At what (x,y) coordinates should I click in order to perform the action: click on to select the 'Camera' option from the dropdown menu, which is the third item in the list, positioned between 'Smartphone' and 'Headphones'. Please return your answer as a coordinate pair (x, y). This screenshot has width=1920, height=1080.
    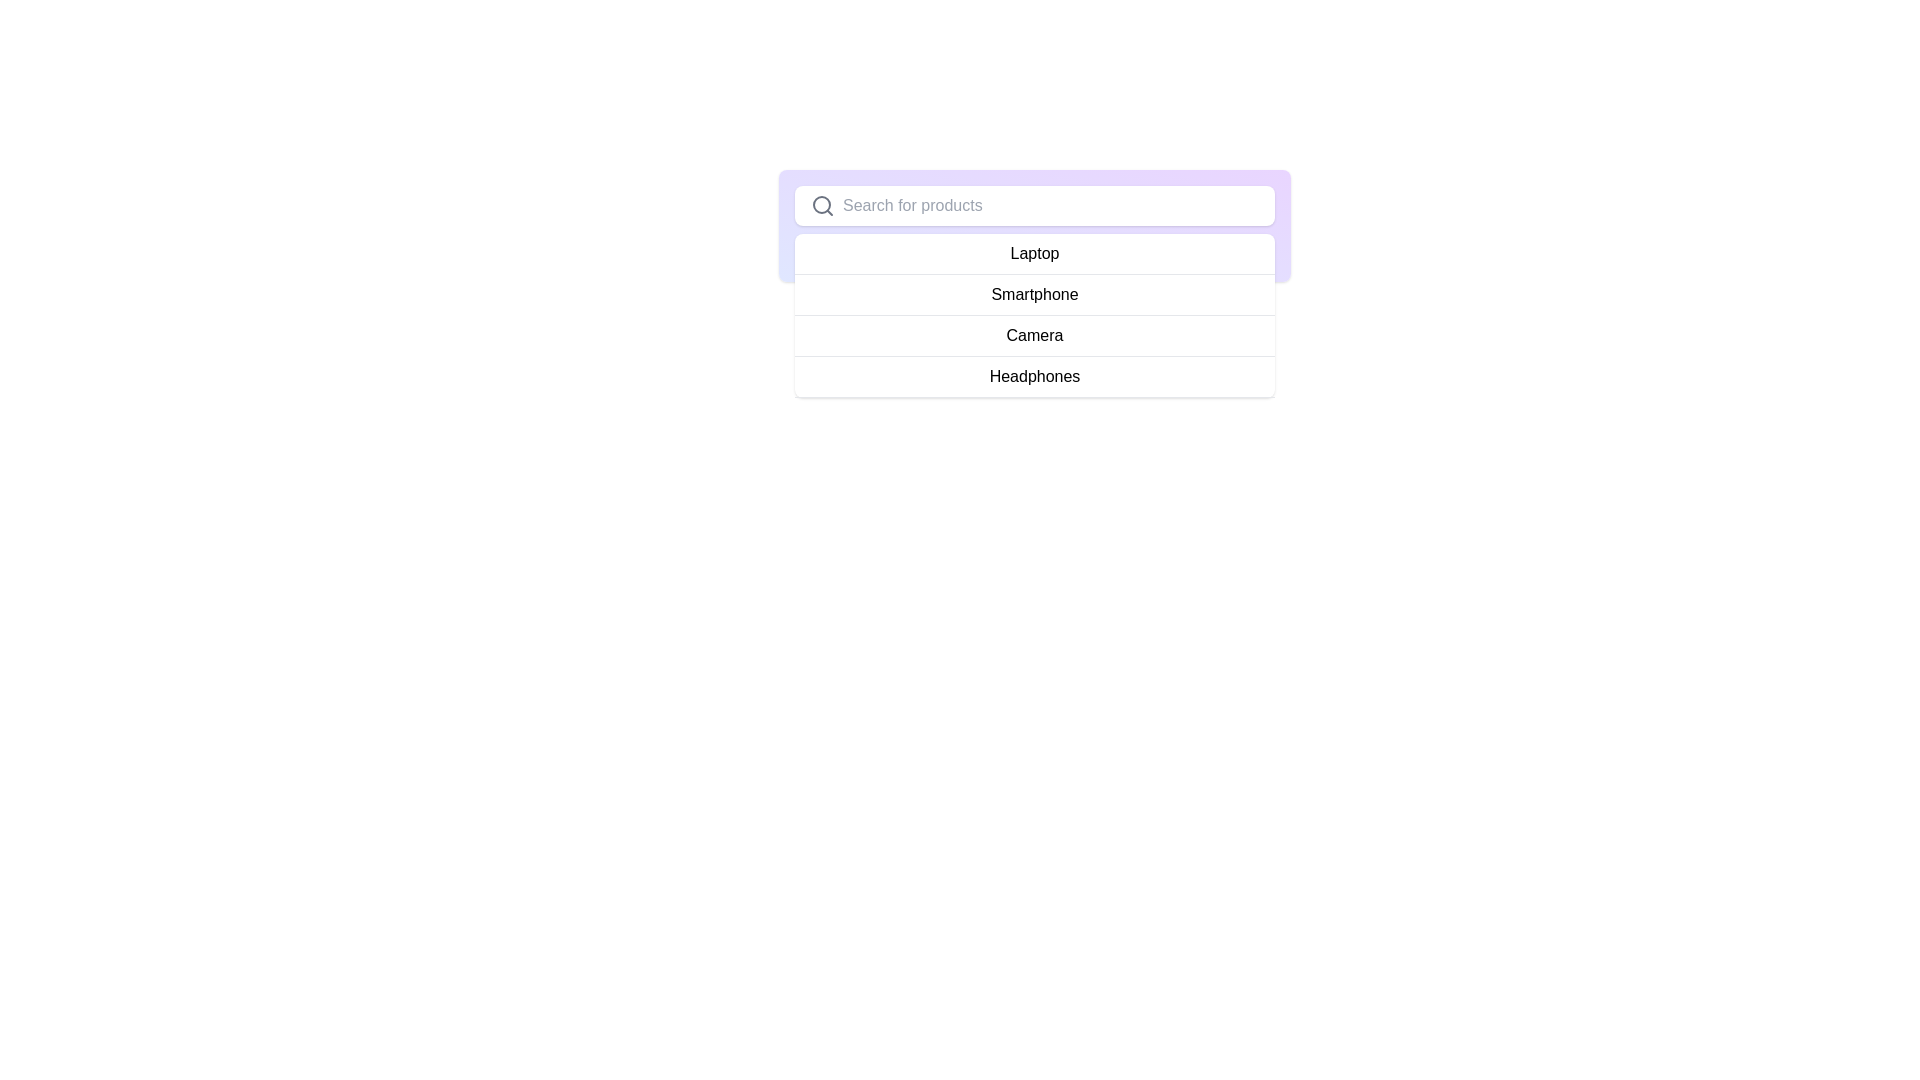
    Looking at the image, I should click on (1035, 334).